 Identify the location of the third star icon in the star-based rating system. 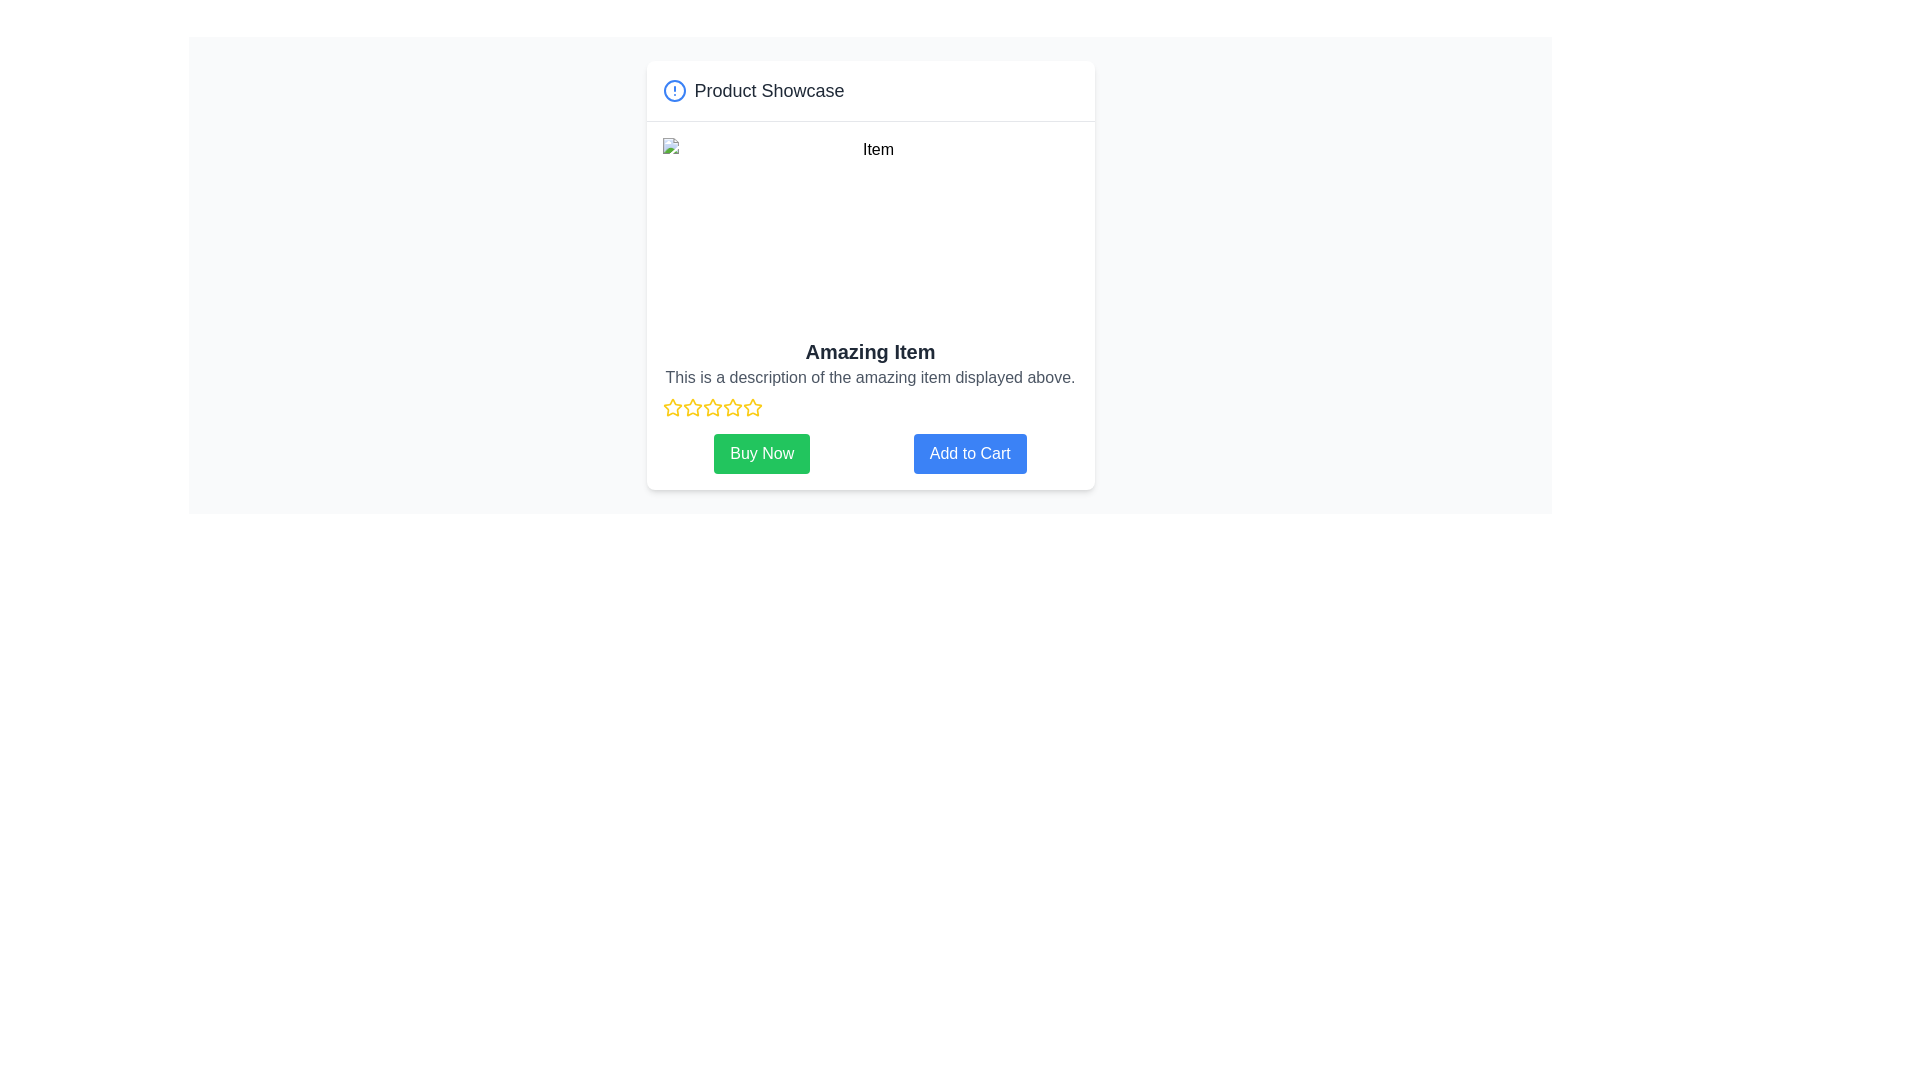
(712, 406).